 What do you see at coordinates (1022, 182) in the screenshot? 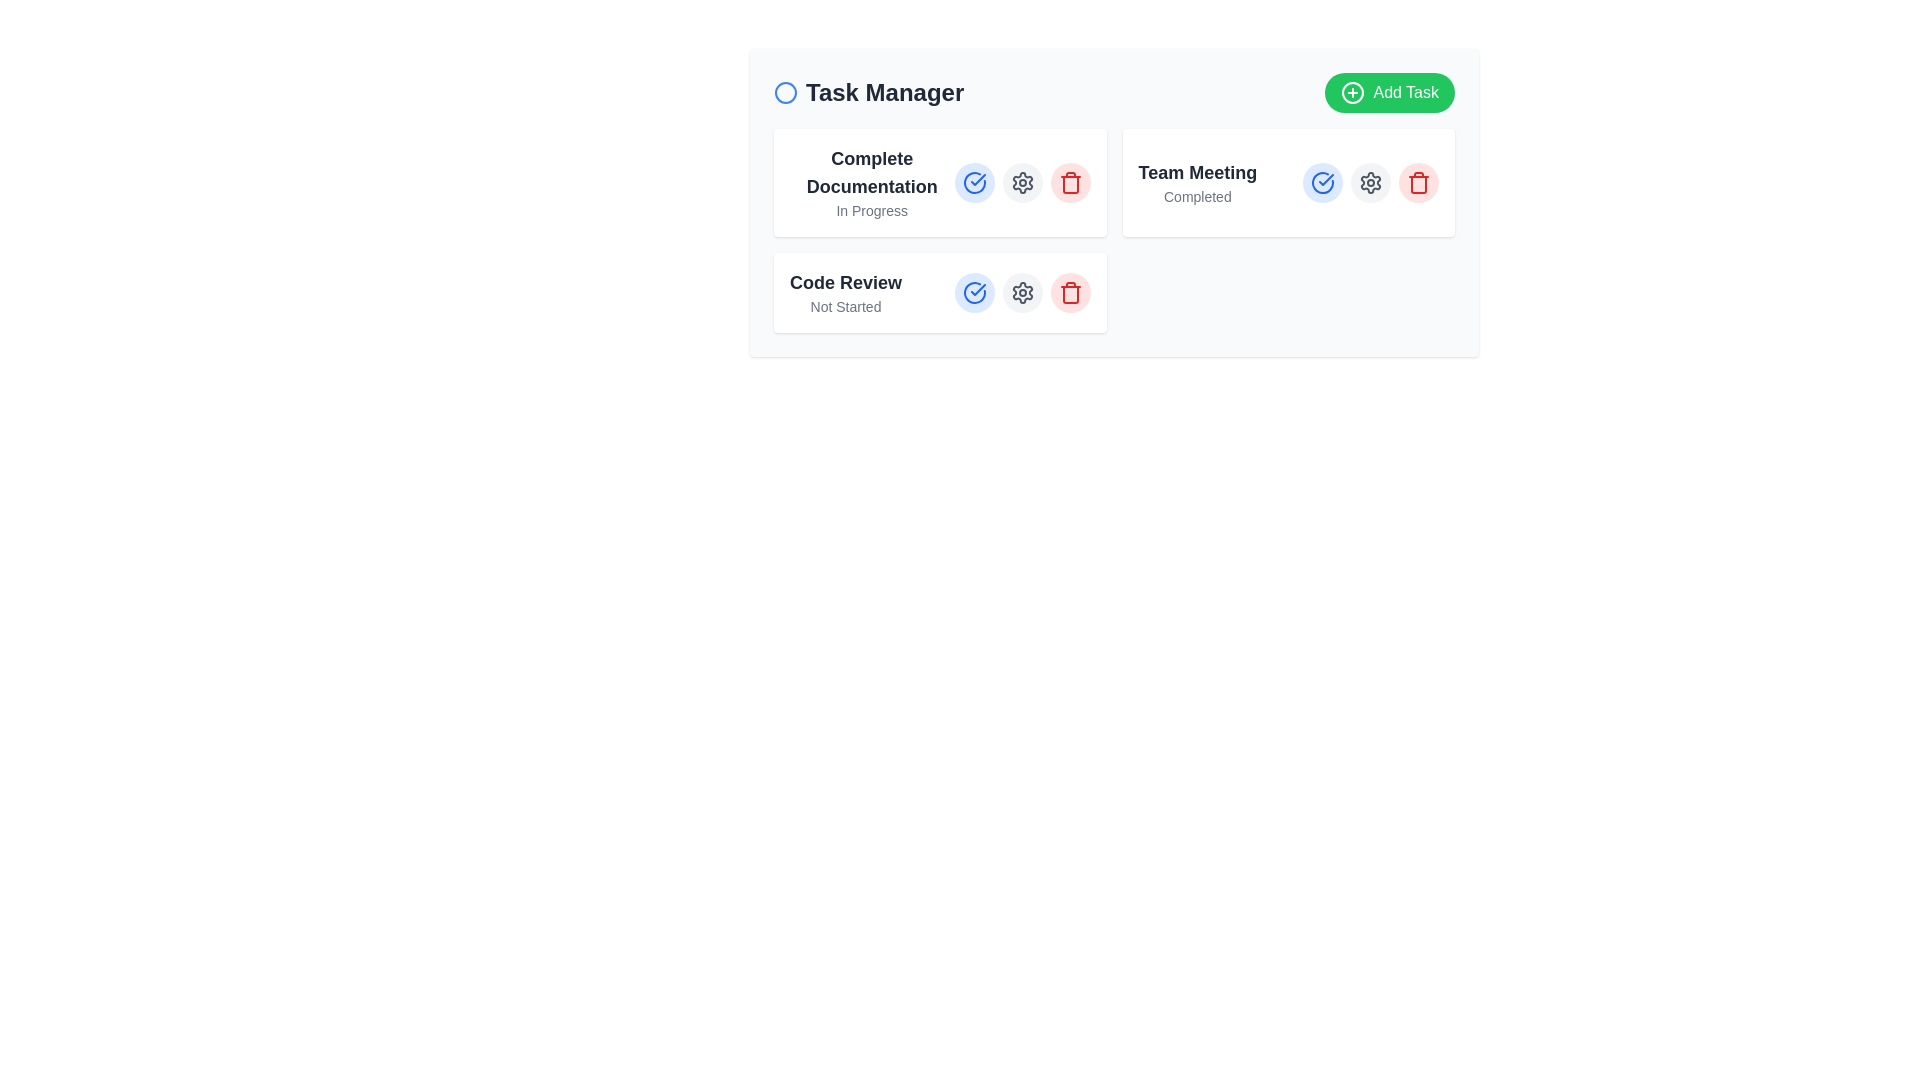
I see `the settings icon button located` at bounding box center [1022, 182].